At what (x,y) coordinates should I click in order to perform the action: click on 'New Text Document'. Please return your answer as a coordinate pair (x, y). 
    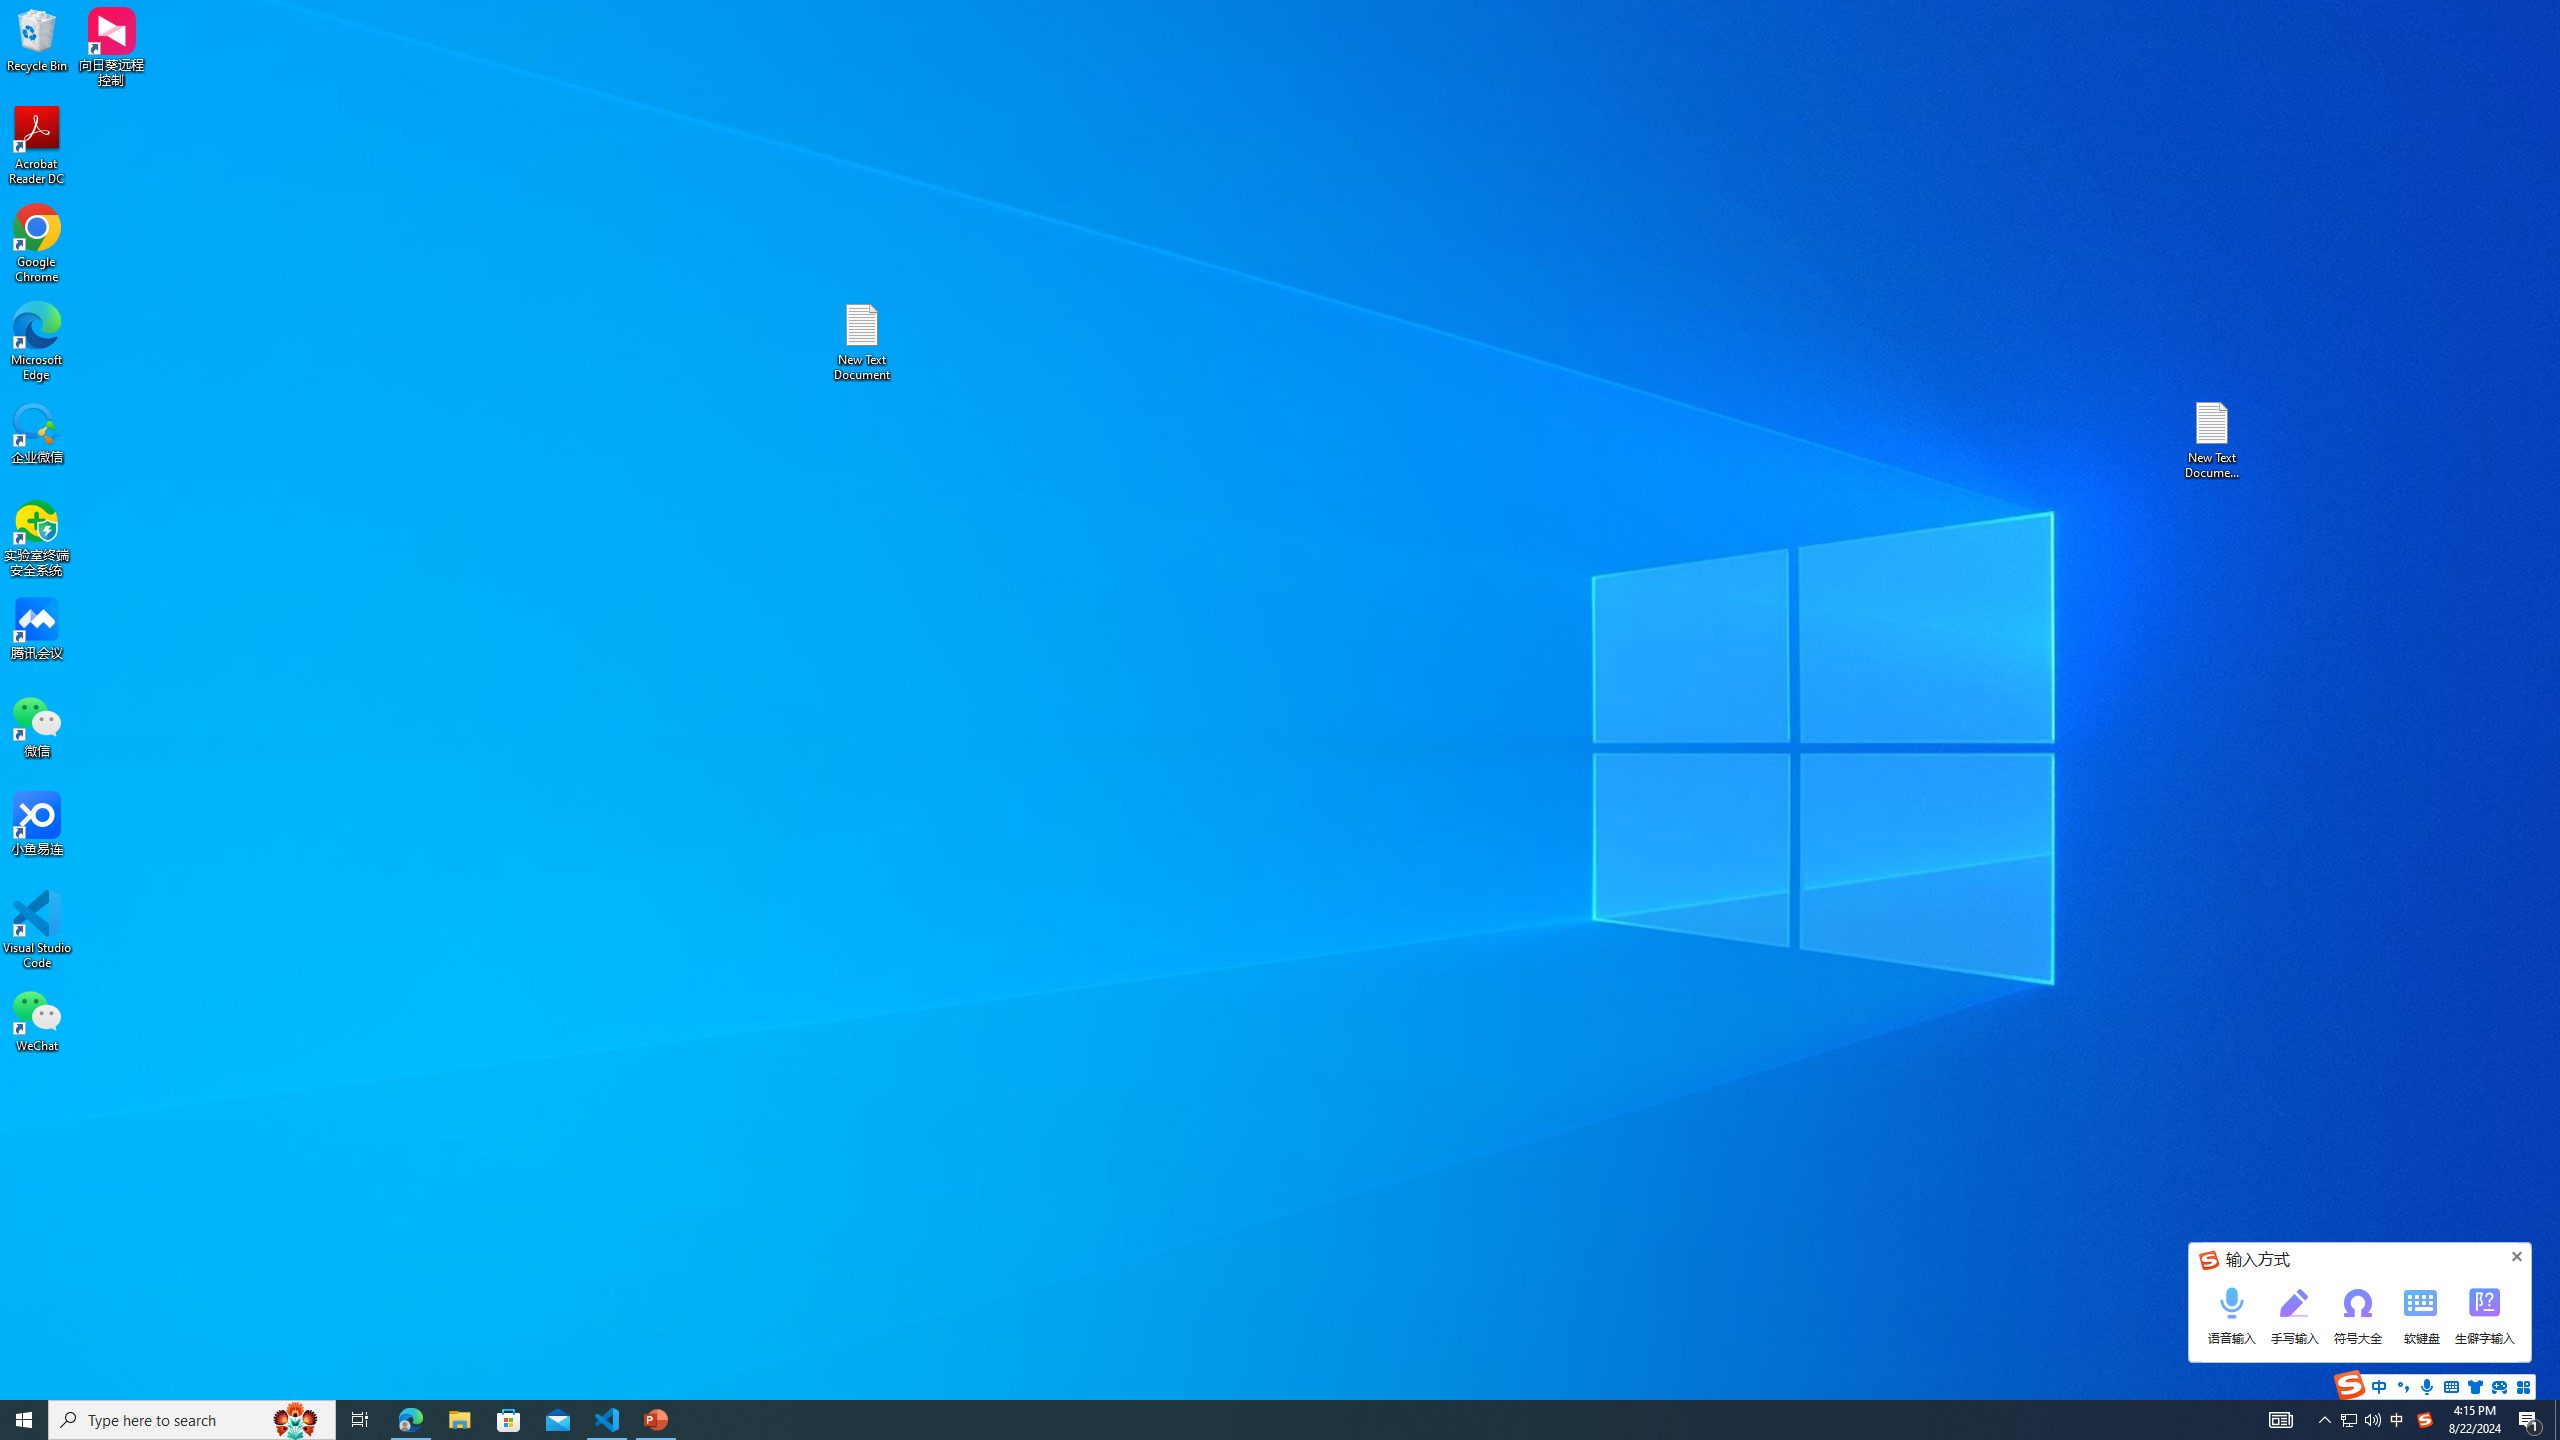
    Looking at the image, I should click on (860, 341).